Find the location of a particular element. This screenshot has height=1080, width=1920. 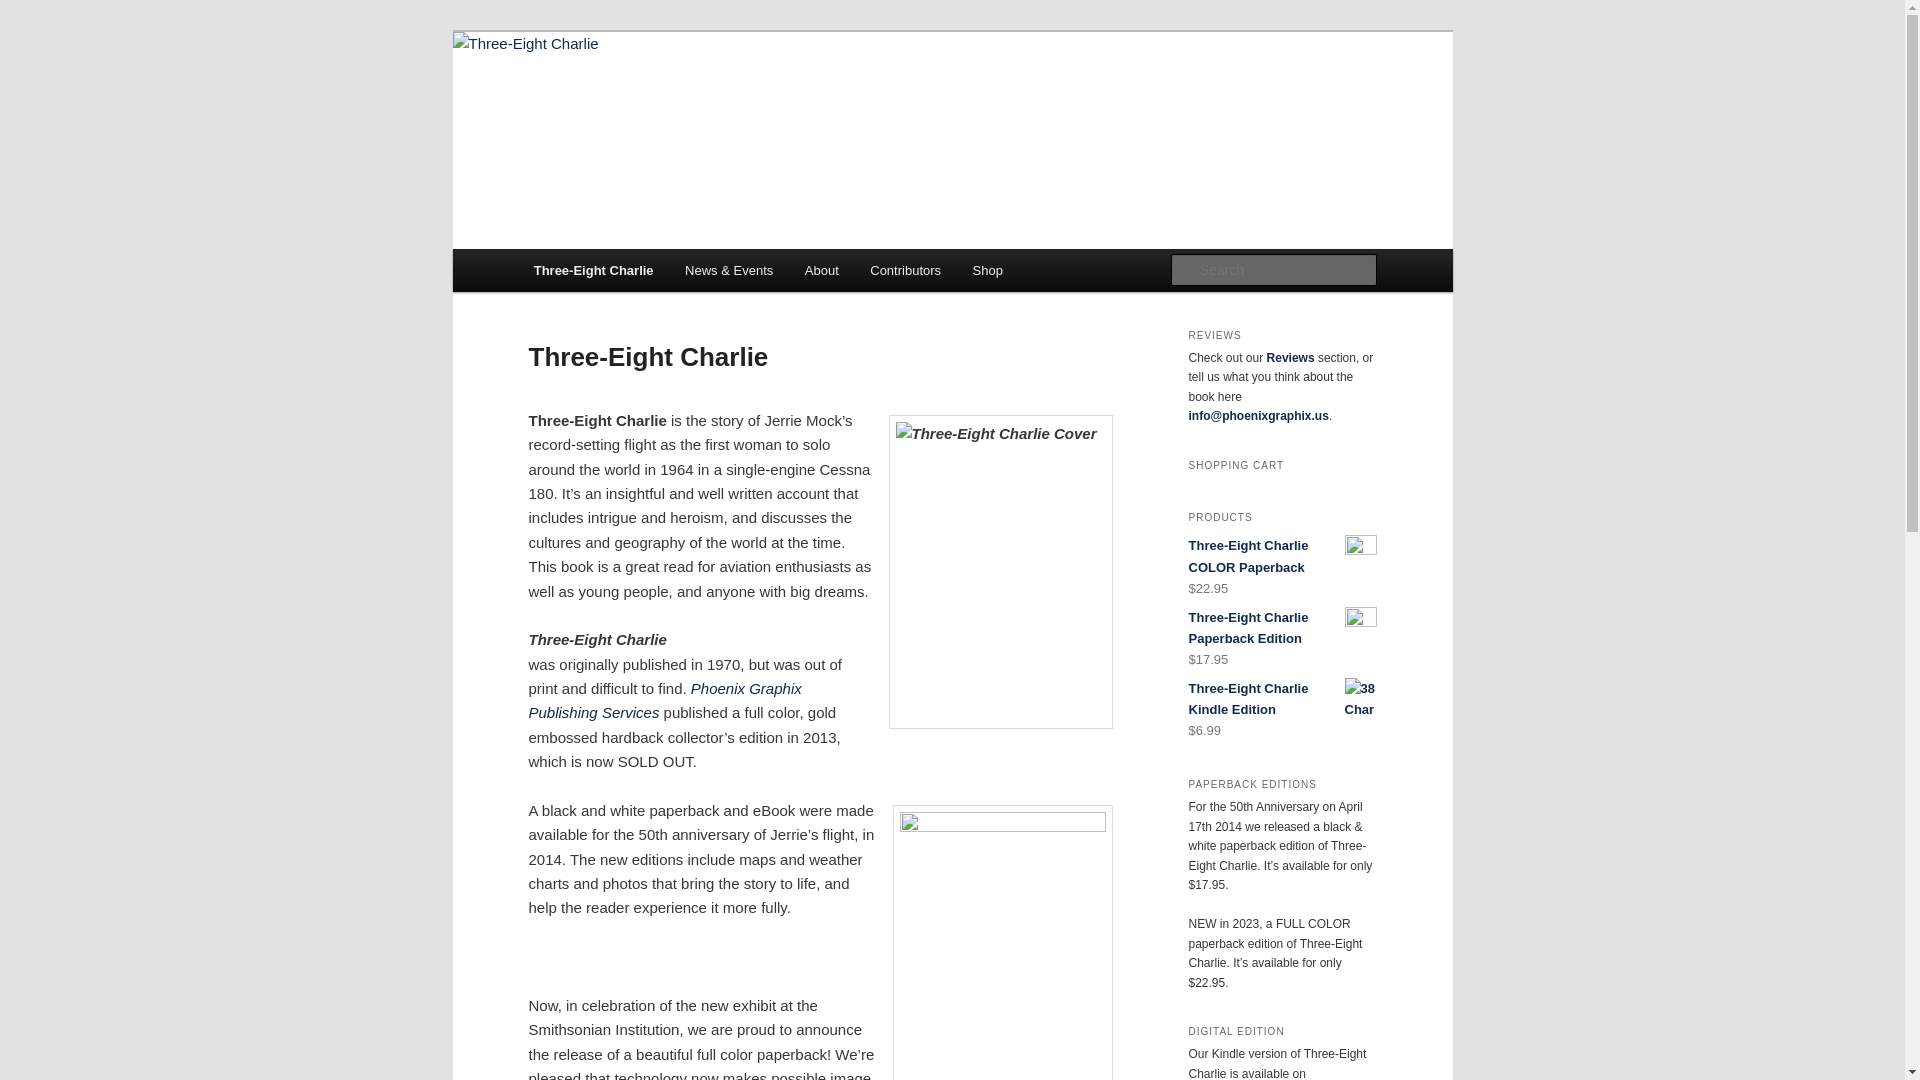

'Three-Eight Charlie COLOR Paperback' is located at coordinates (1188, 555).